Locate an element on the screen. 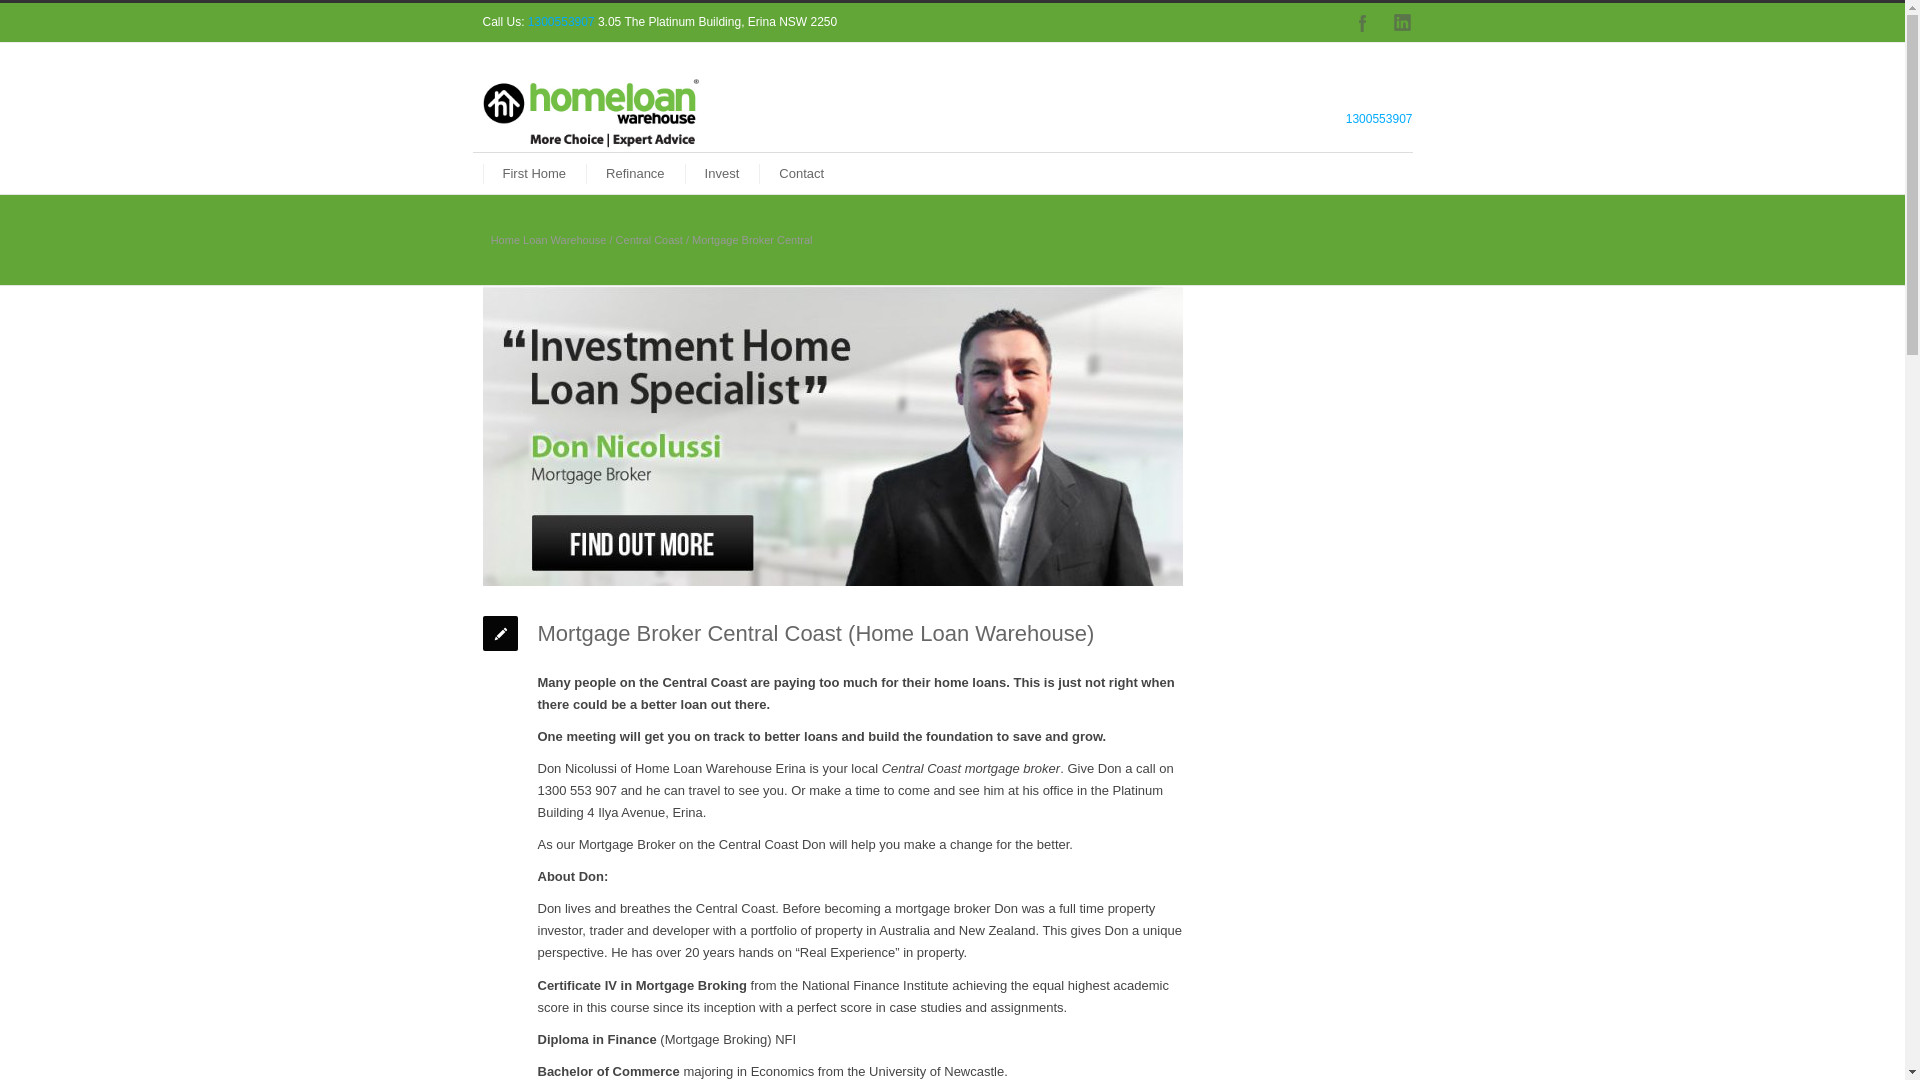 The height and width of the screenshot is (1080, 1920). 'Refinance' is located at coordinates (634, 172).